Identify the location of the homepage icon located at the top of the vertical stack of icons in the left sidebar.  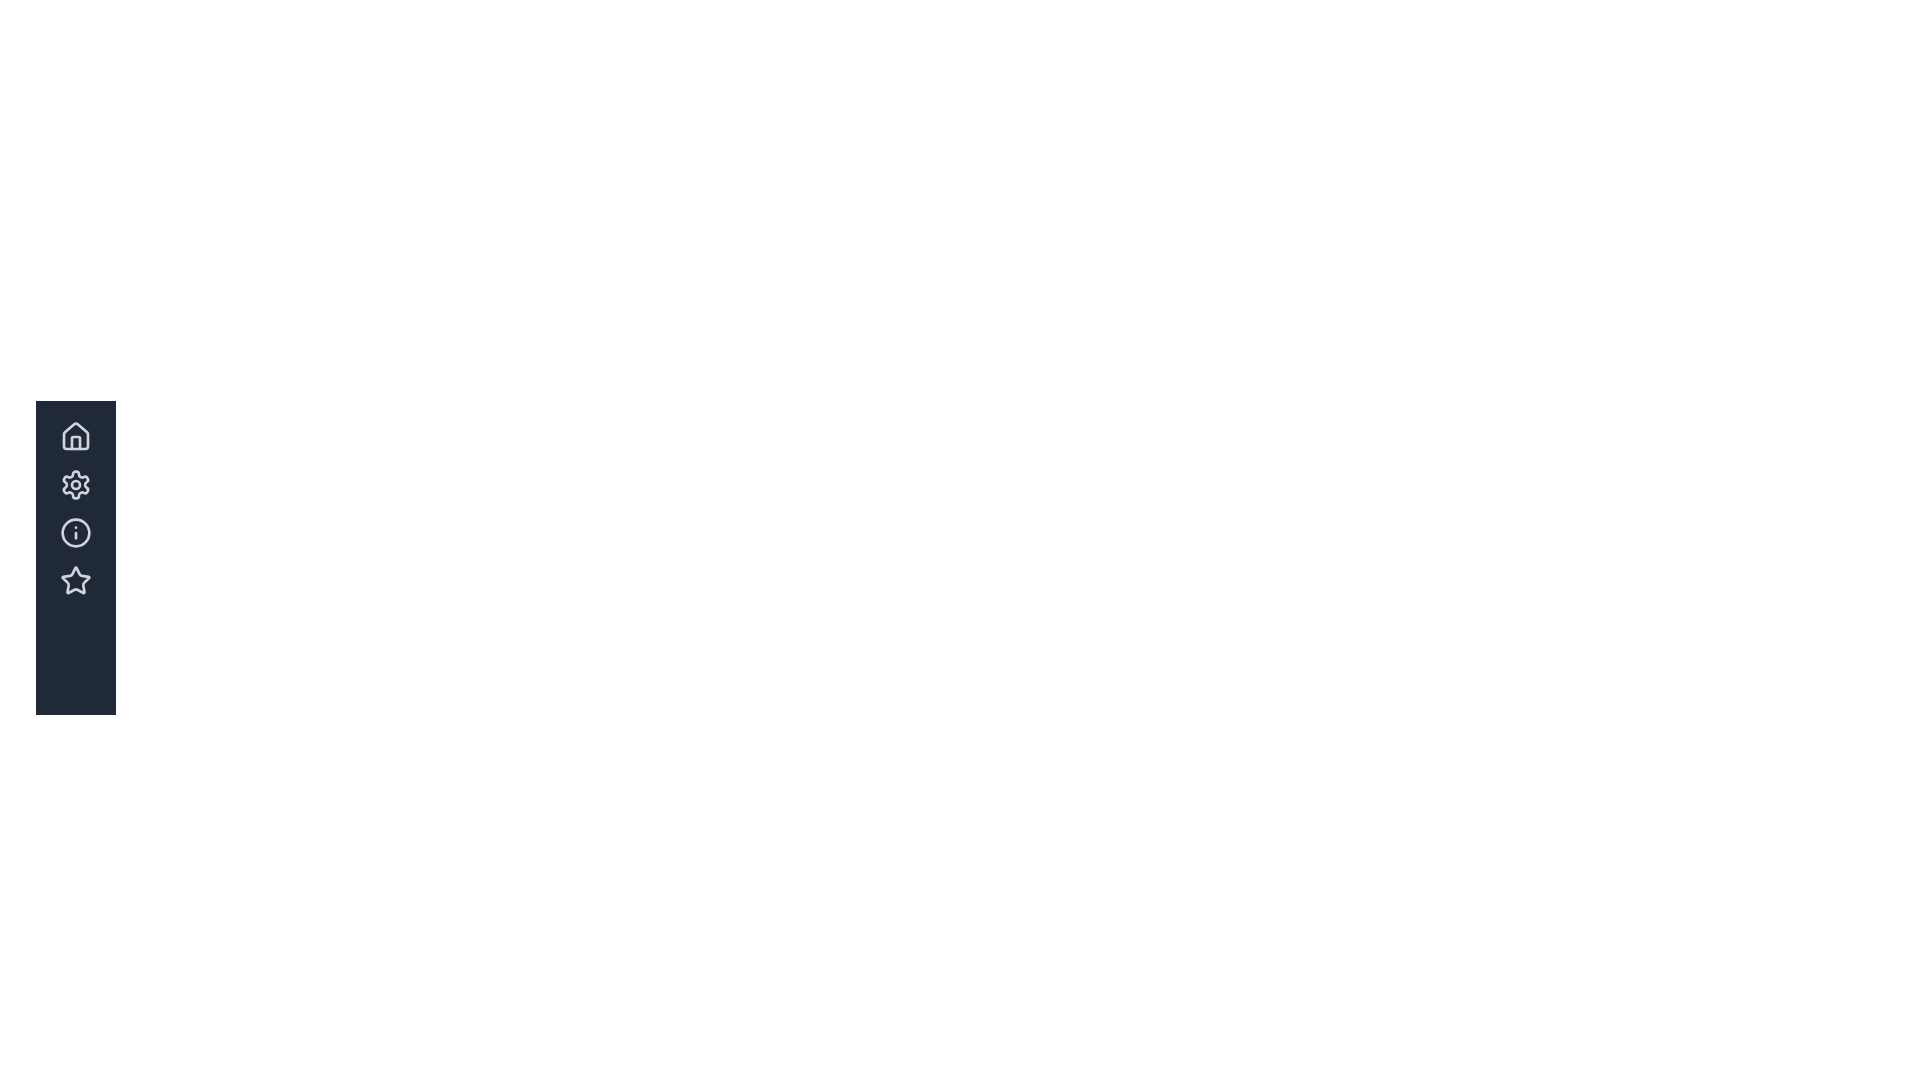
(76, 434).